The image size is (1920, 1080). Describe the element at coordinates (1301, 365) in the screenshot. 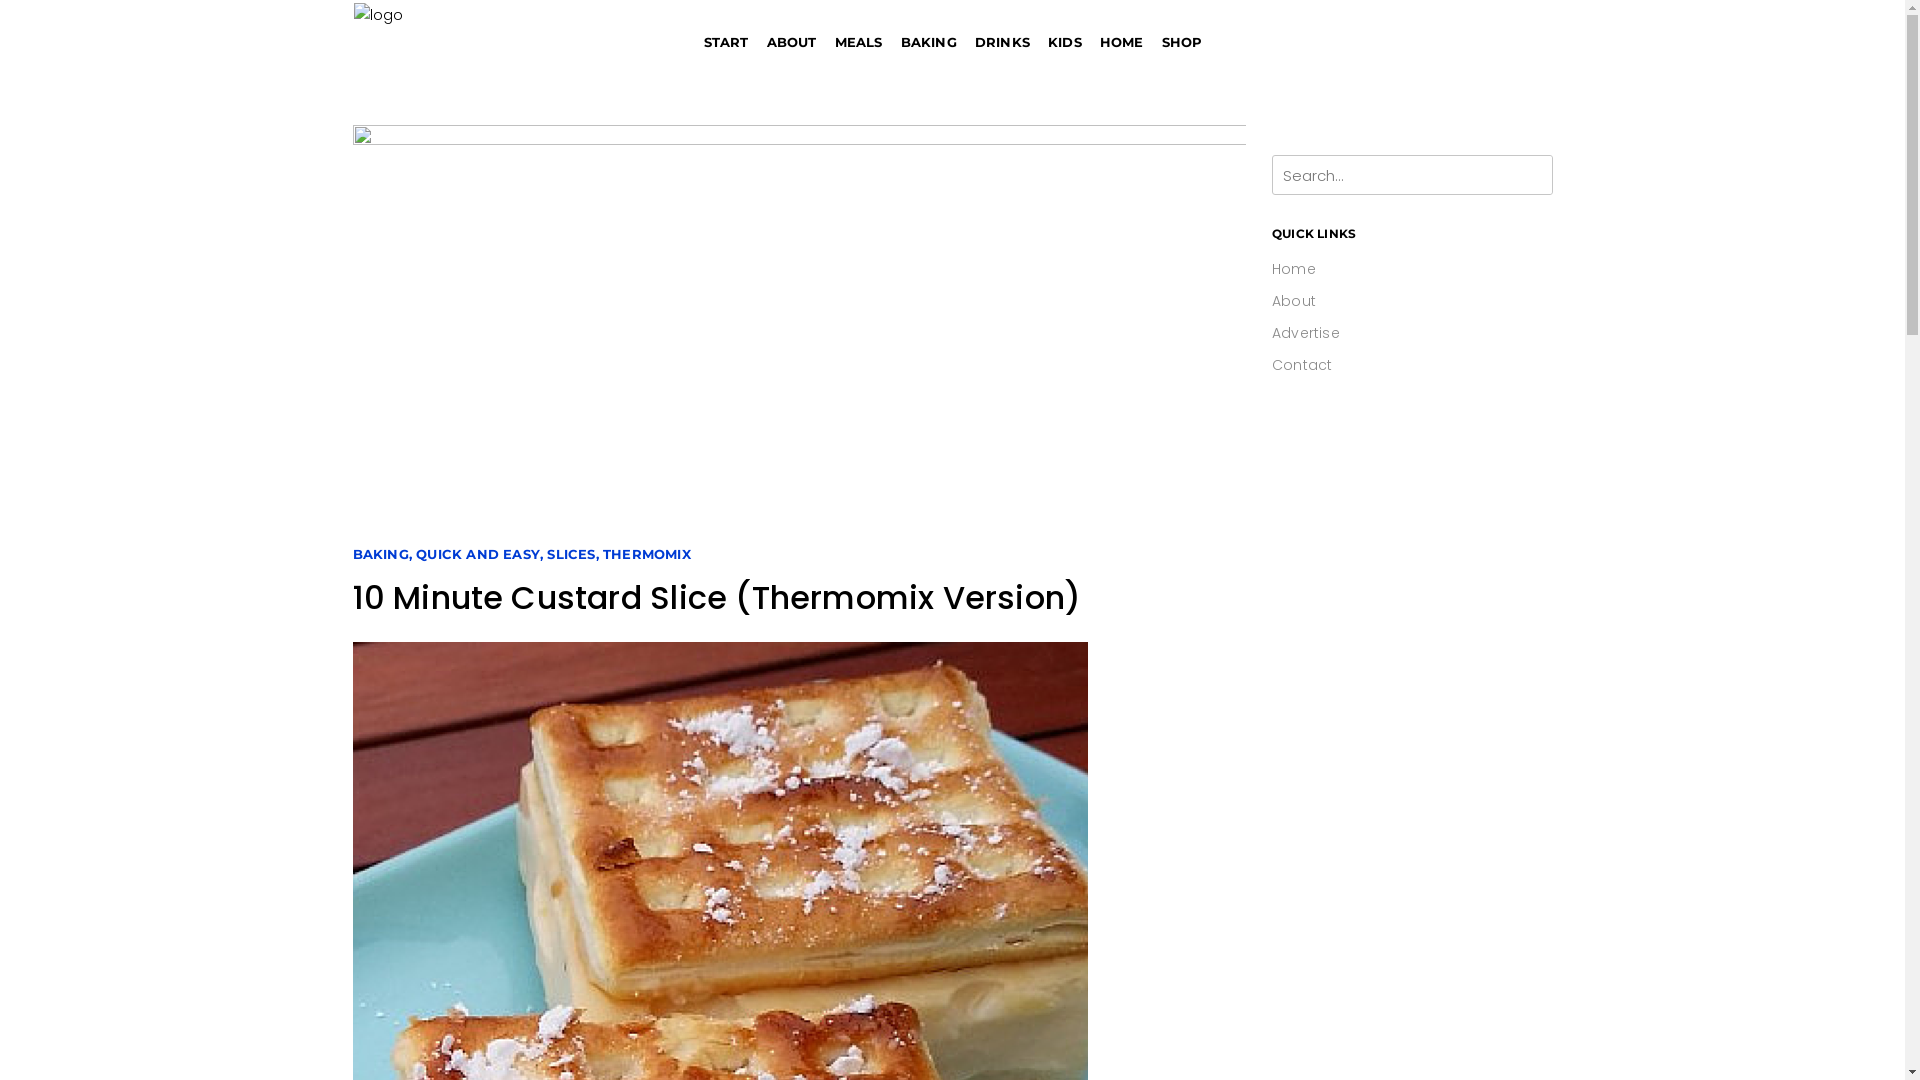

I see `'Contact'` at that location.